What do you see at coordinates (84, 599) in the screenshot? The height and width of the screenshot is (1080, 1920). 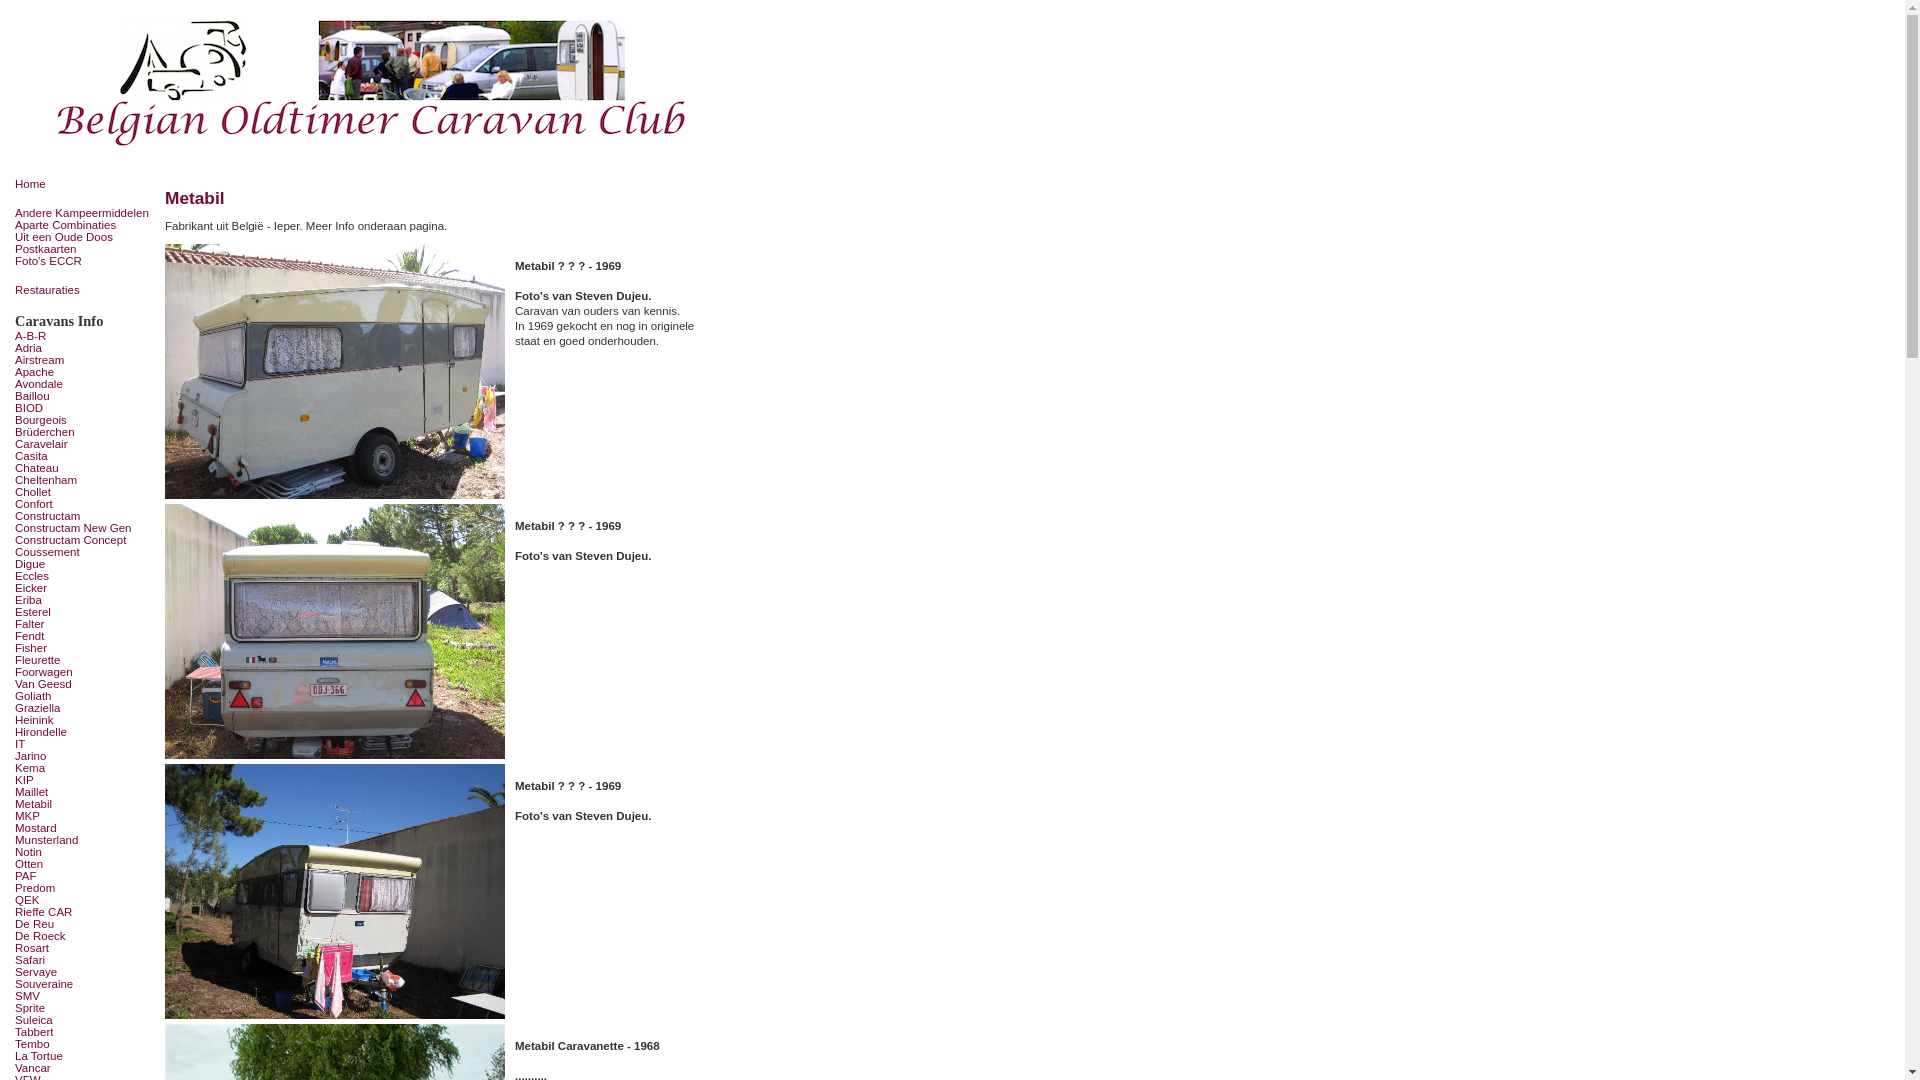 I see `'Eriba'` at bounding box center [84, 599].